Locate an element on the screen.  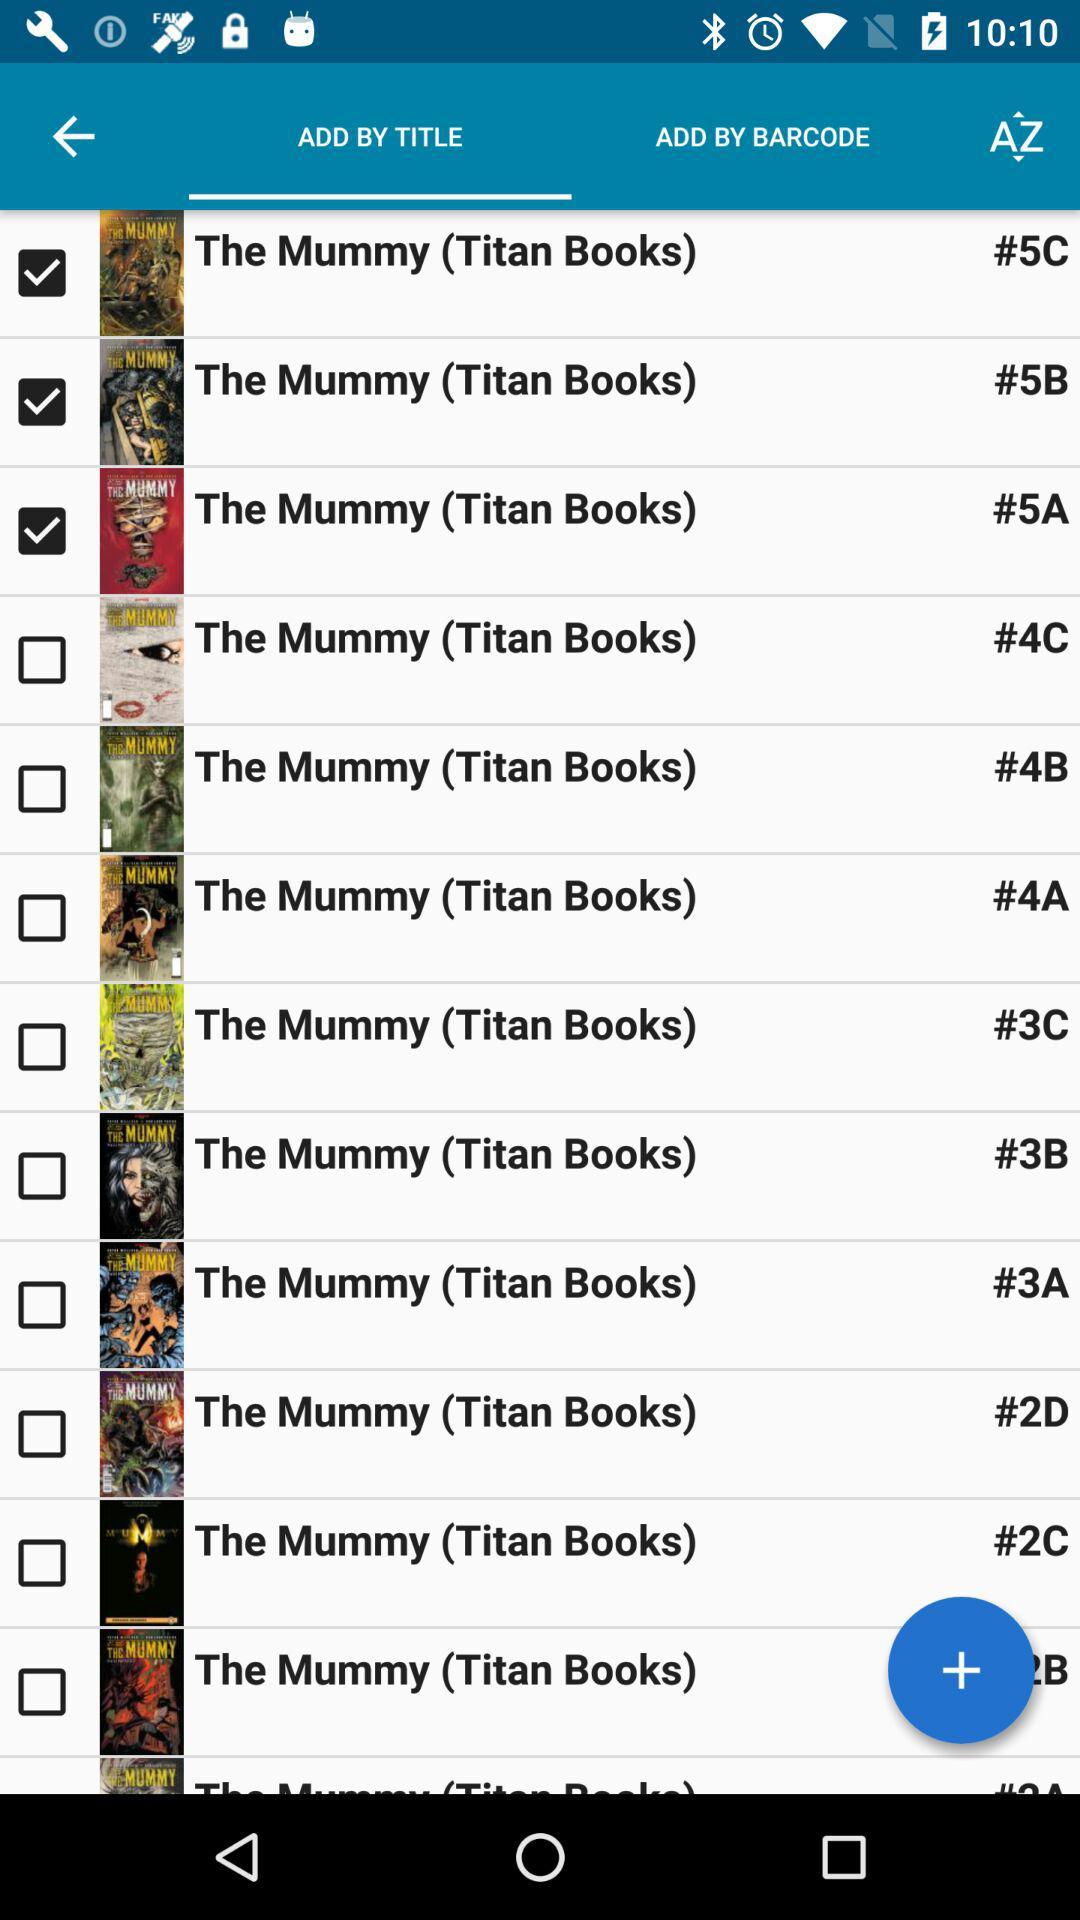
selection tick box is located at coordinates (48, 787).